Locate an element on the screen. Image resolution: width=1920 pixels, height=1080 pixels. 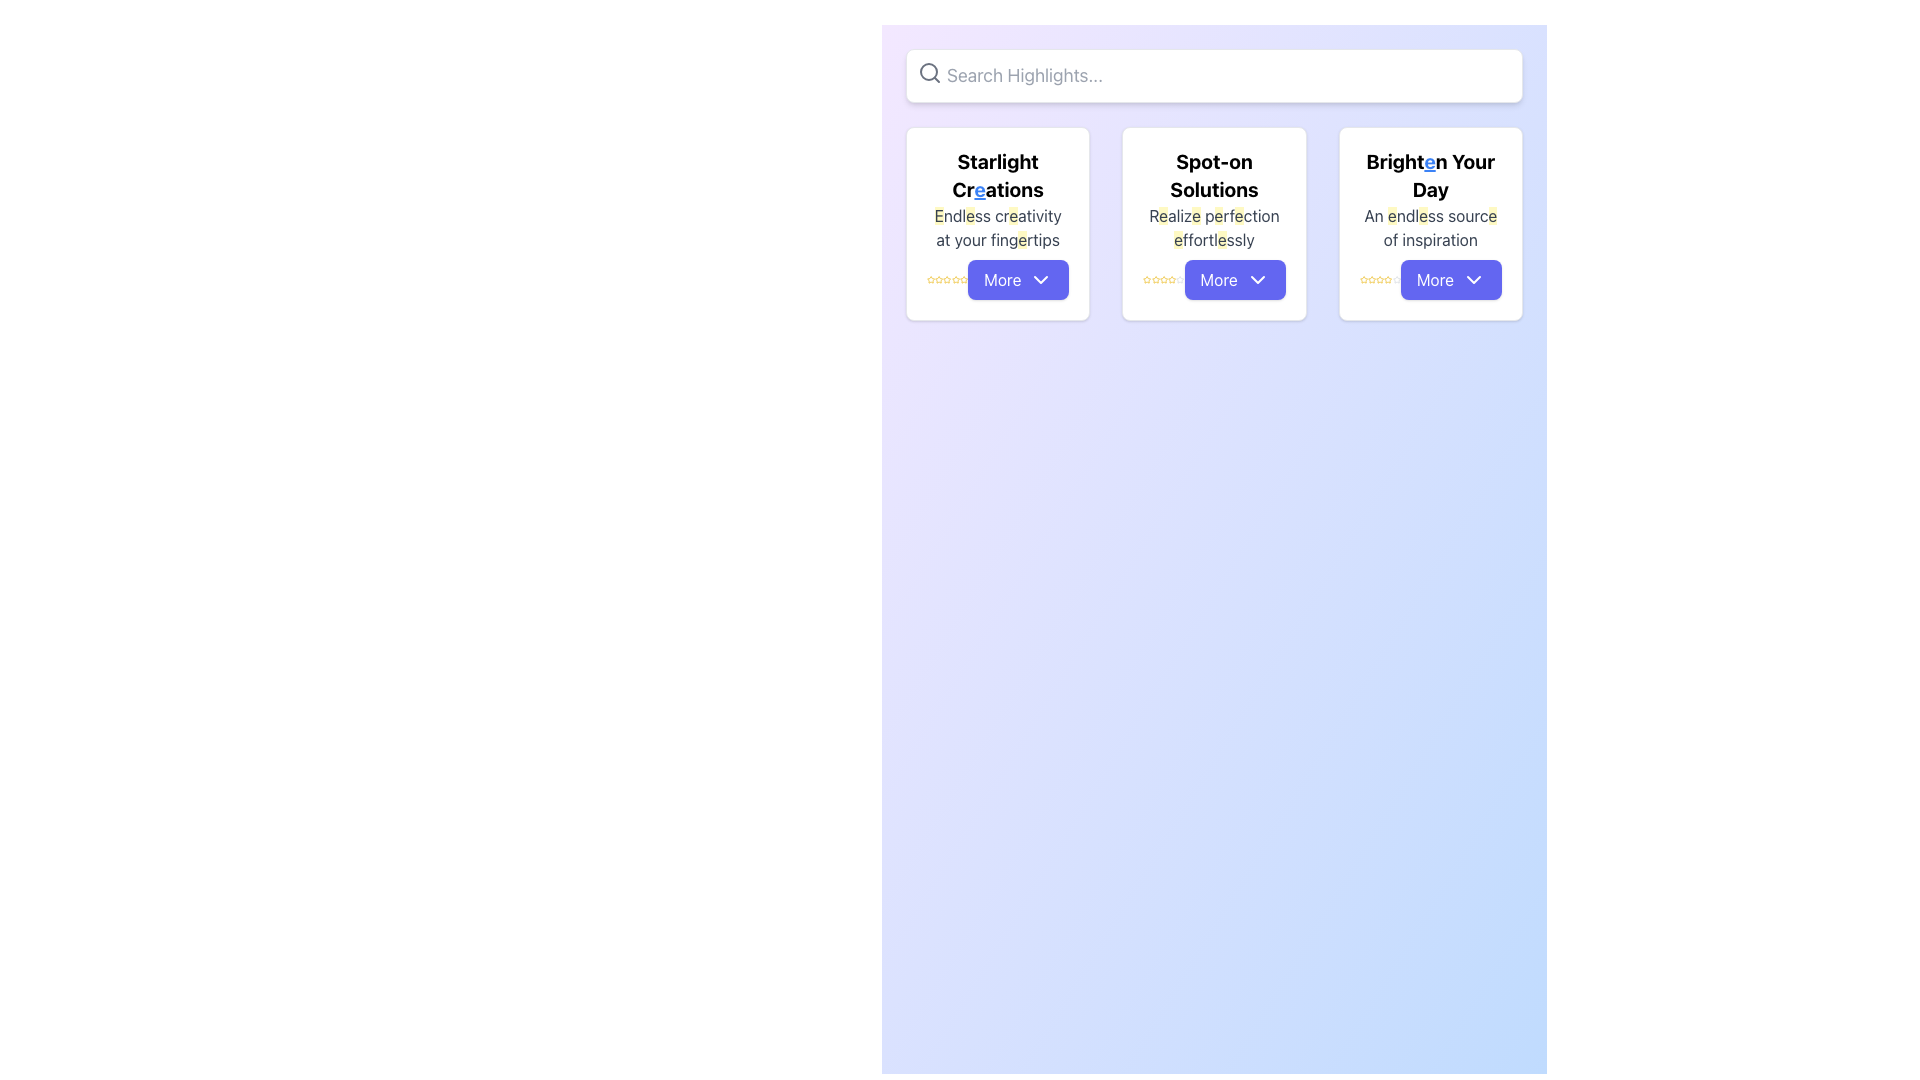
the static text element containing 'ffortl', which is located in the second row of text within the card titled 'Spot-on Solutions'. This text is the fourth word in its line is located at coordinates (1200, 238).